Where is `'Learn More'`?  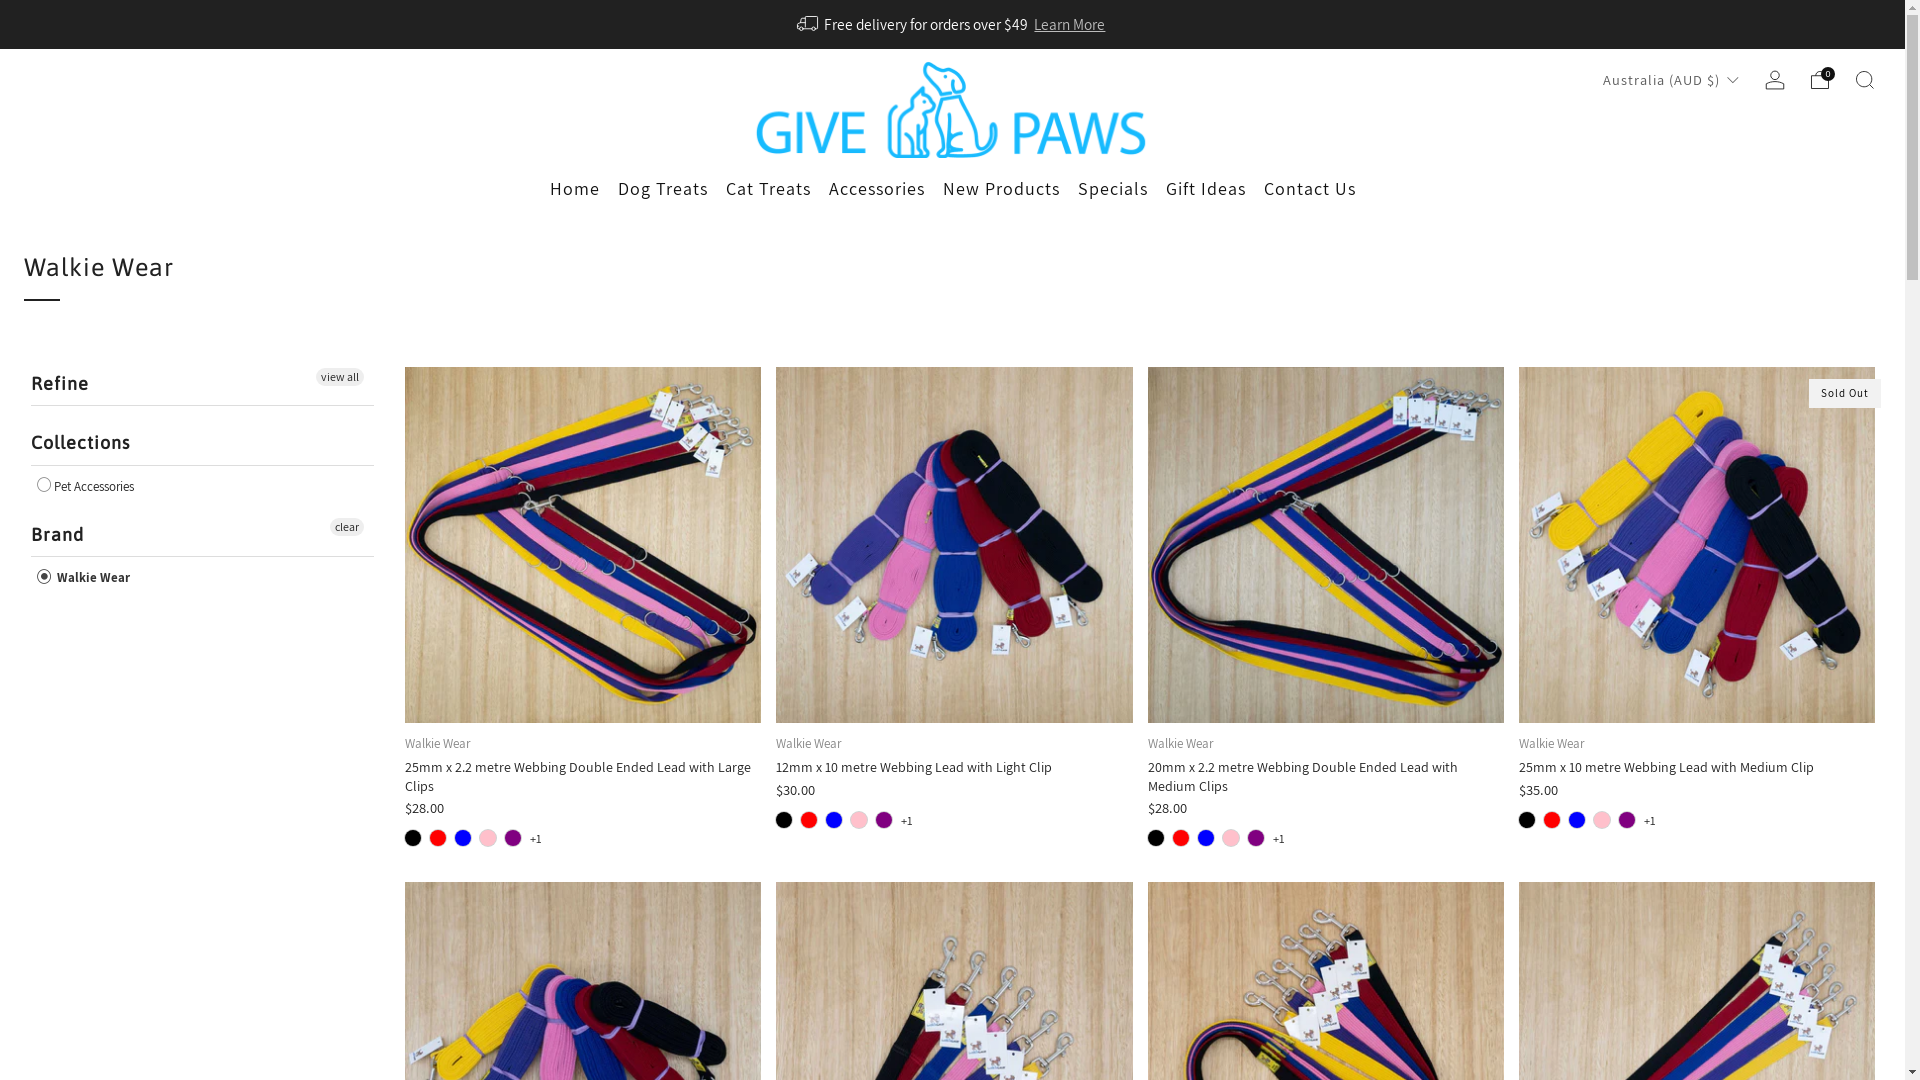 'Learn More' is located at coordinates (1068, 23).